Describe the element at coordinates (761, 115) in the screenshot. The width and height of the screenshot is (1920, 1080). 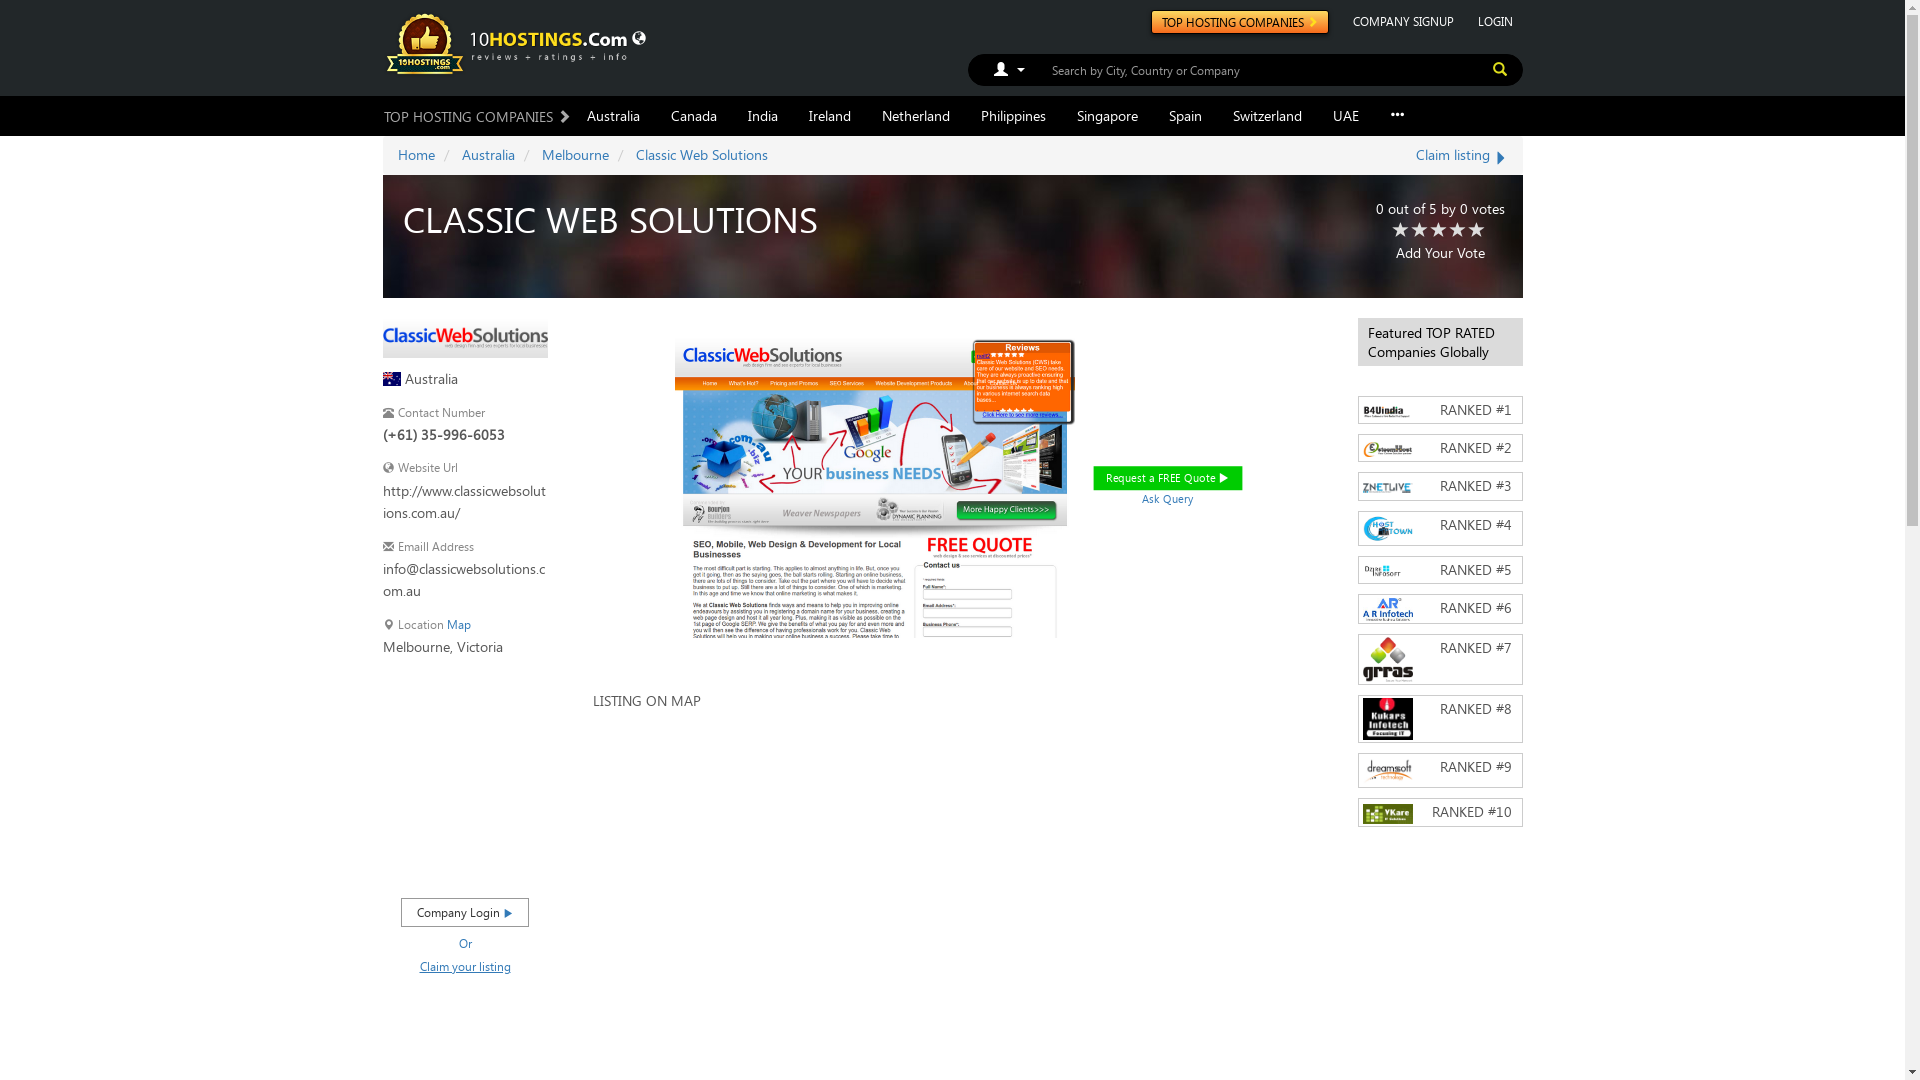
I see `'India'` at that location.